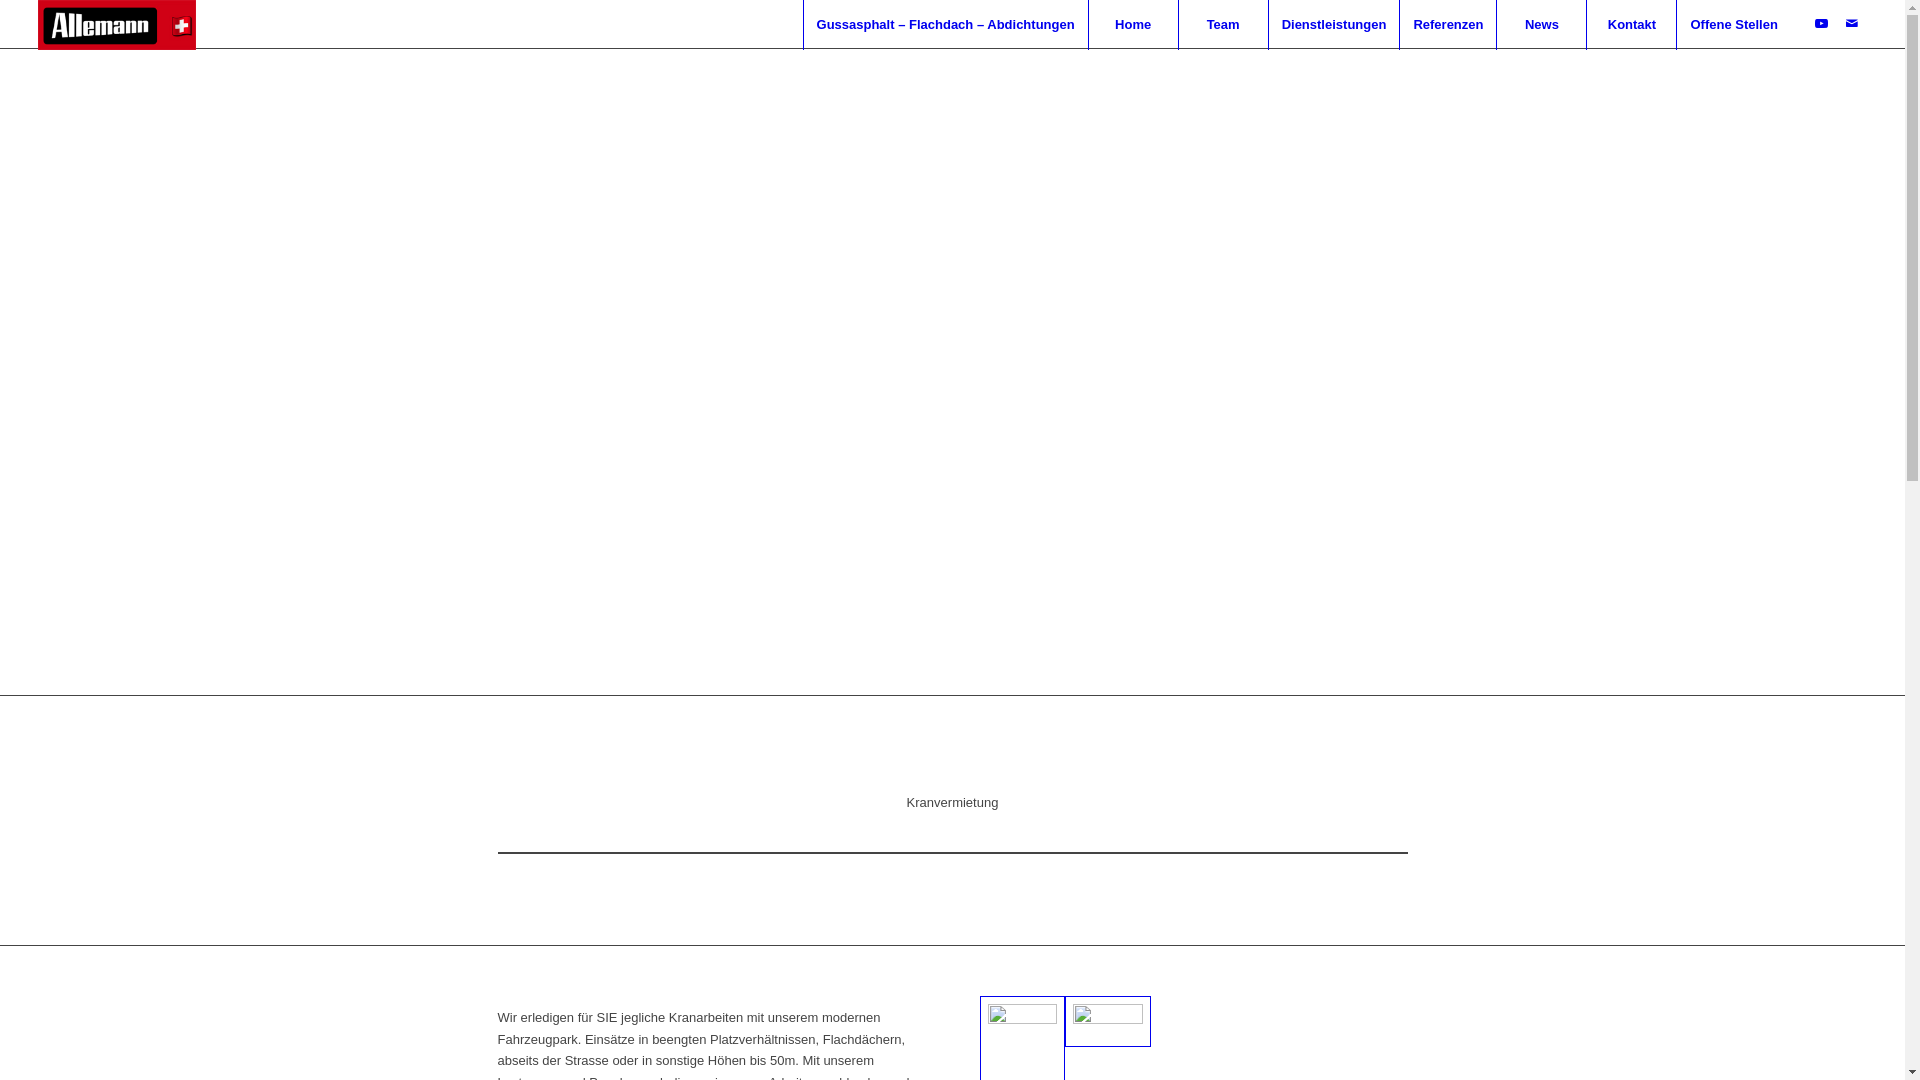  I want to click on 'News', so click(1496, 24).